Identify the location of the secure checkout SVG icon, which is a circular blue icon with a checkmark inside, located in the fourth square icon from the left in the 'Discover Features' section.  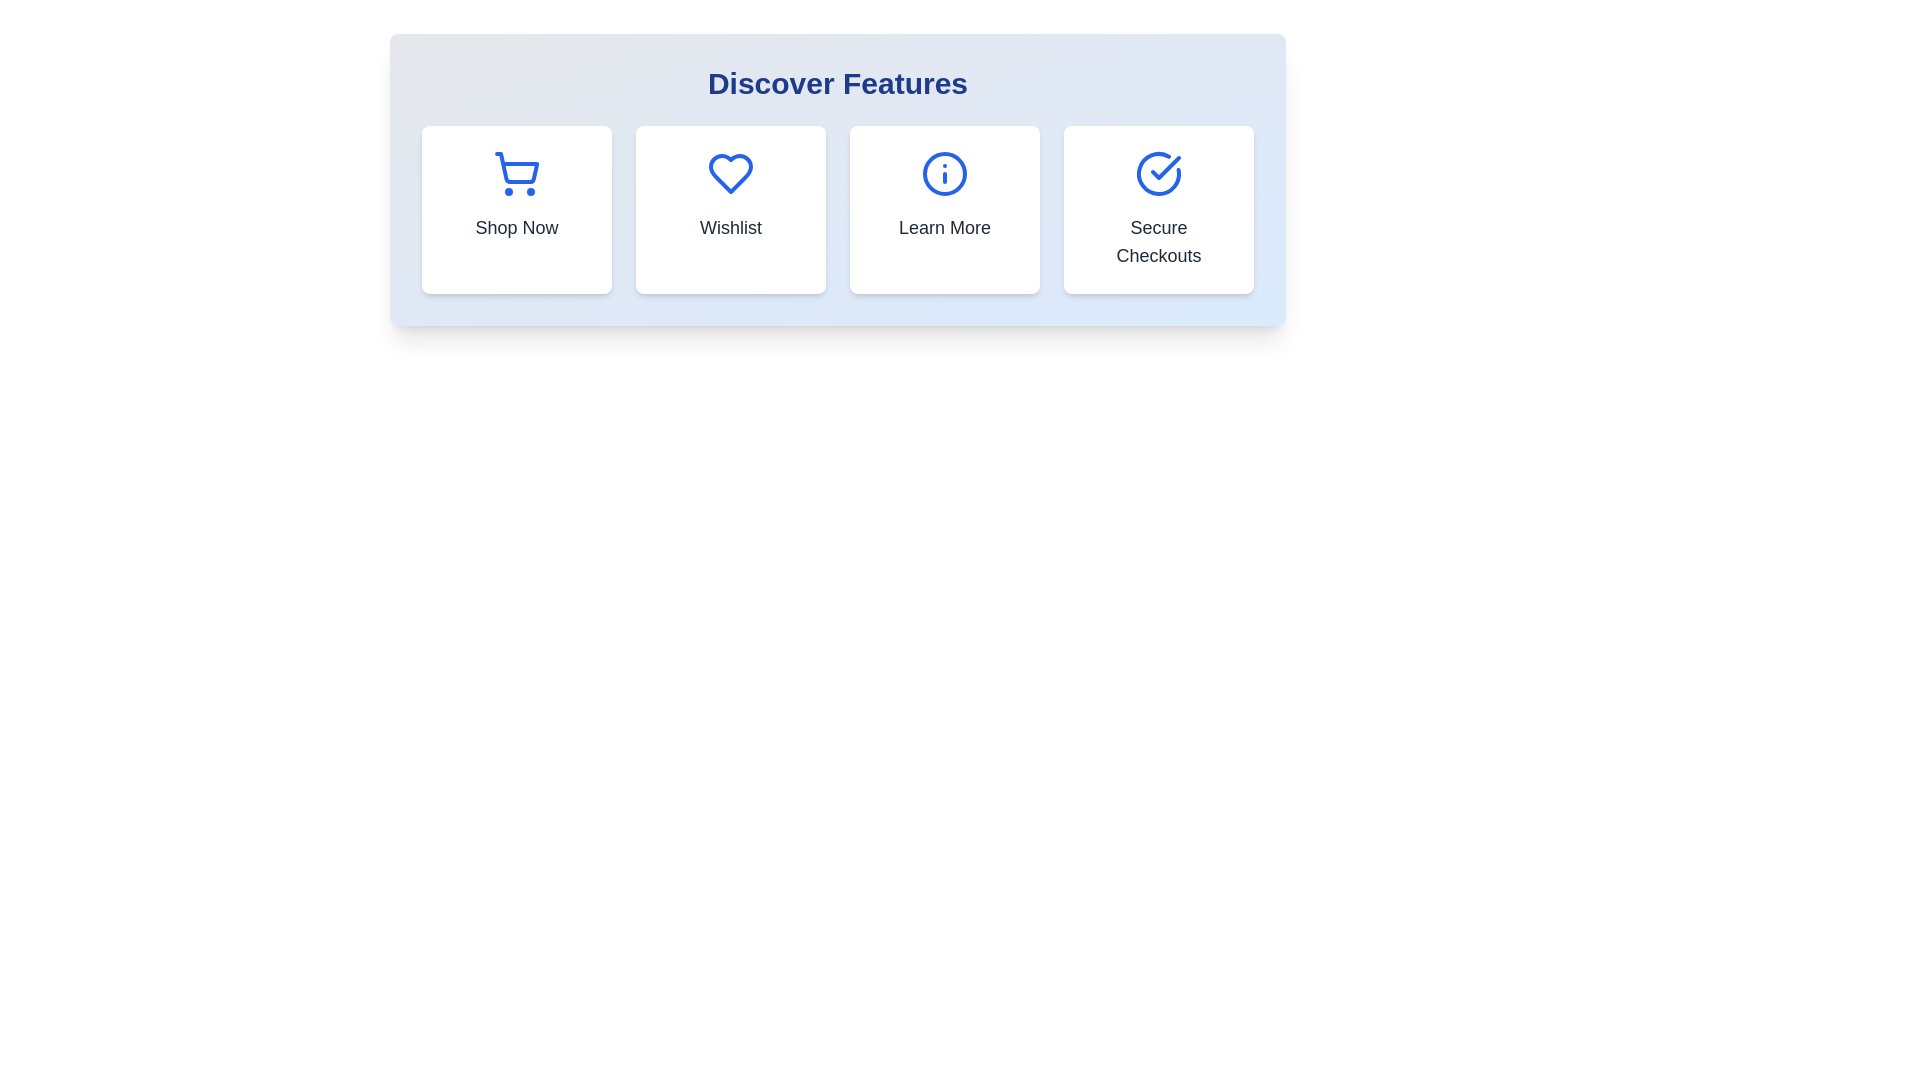
(1158, 172).